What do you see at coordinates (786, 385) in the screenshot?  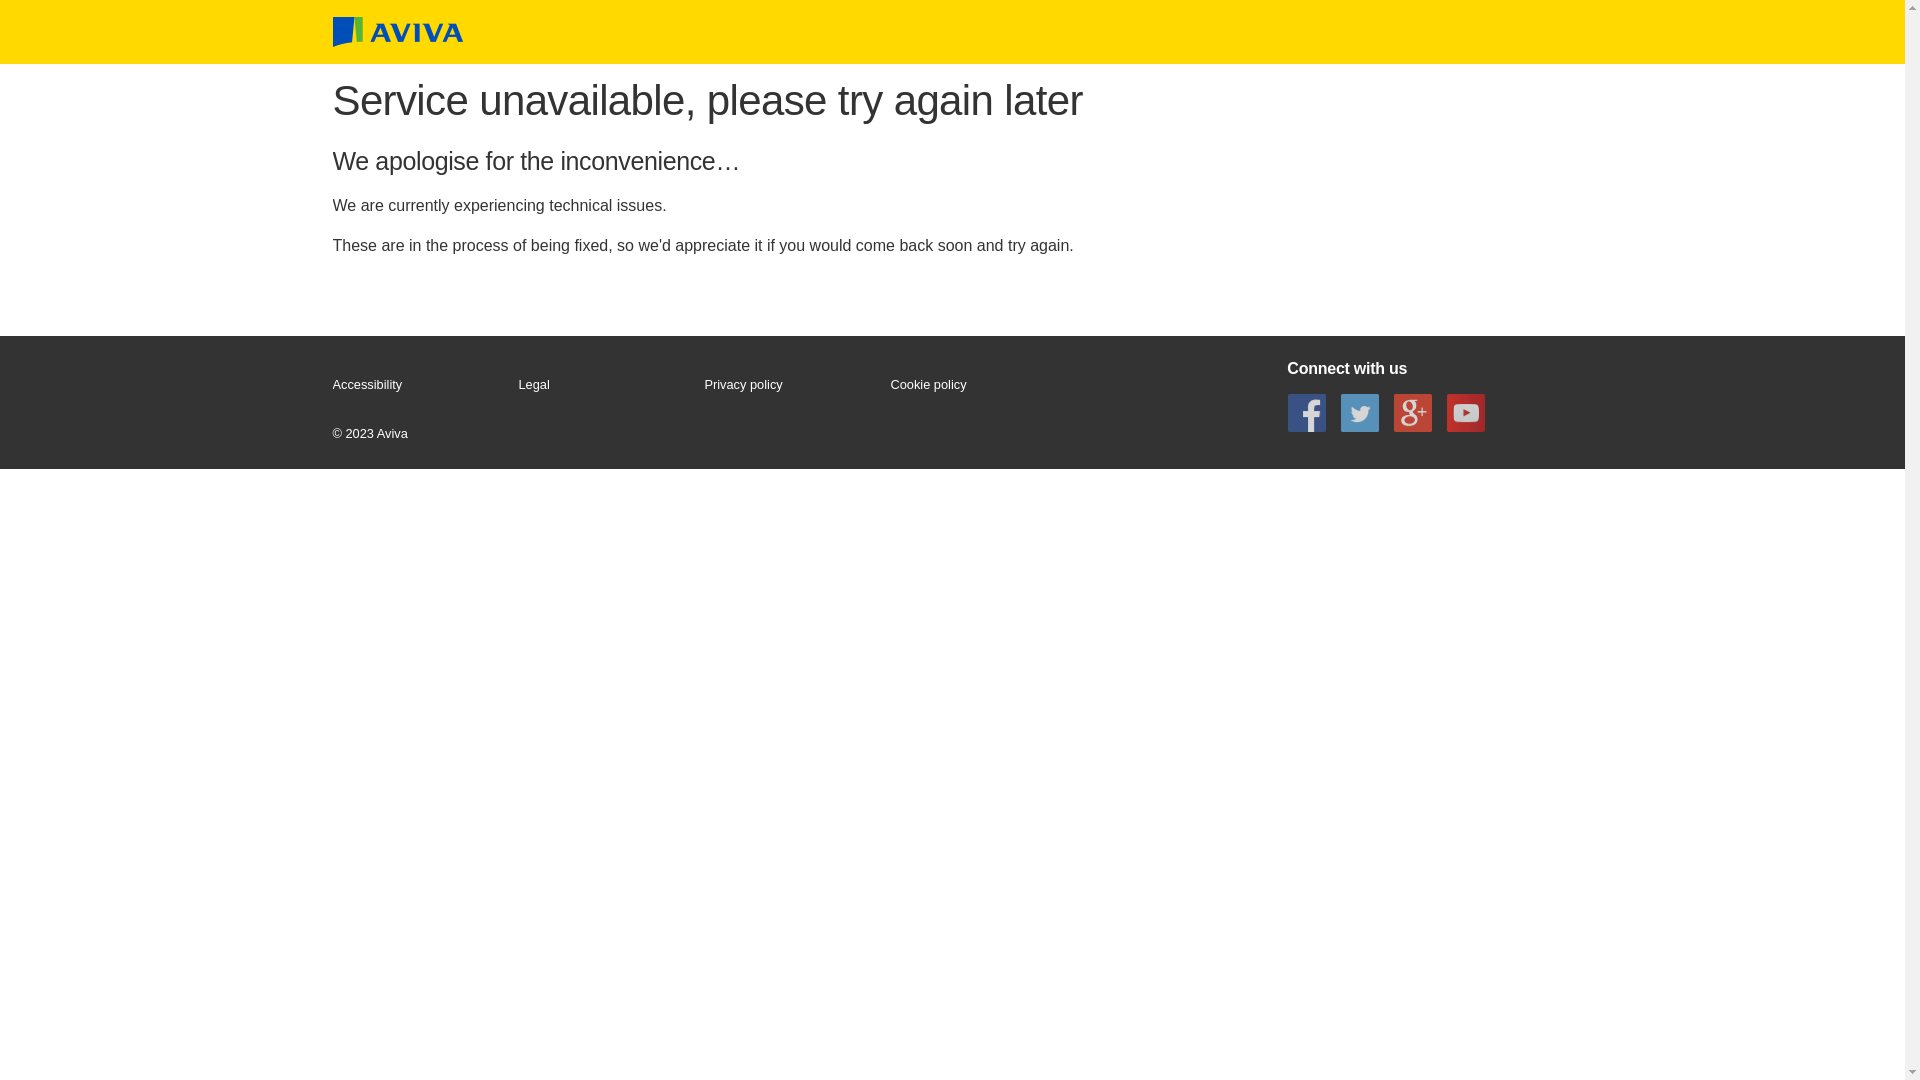 I see `'Privacy policy'` at bounding box center [786, 385].